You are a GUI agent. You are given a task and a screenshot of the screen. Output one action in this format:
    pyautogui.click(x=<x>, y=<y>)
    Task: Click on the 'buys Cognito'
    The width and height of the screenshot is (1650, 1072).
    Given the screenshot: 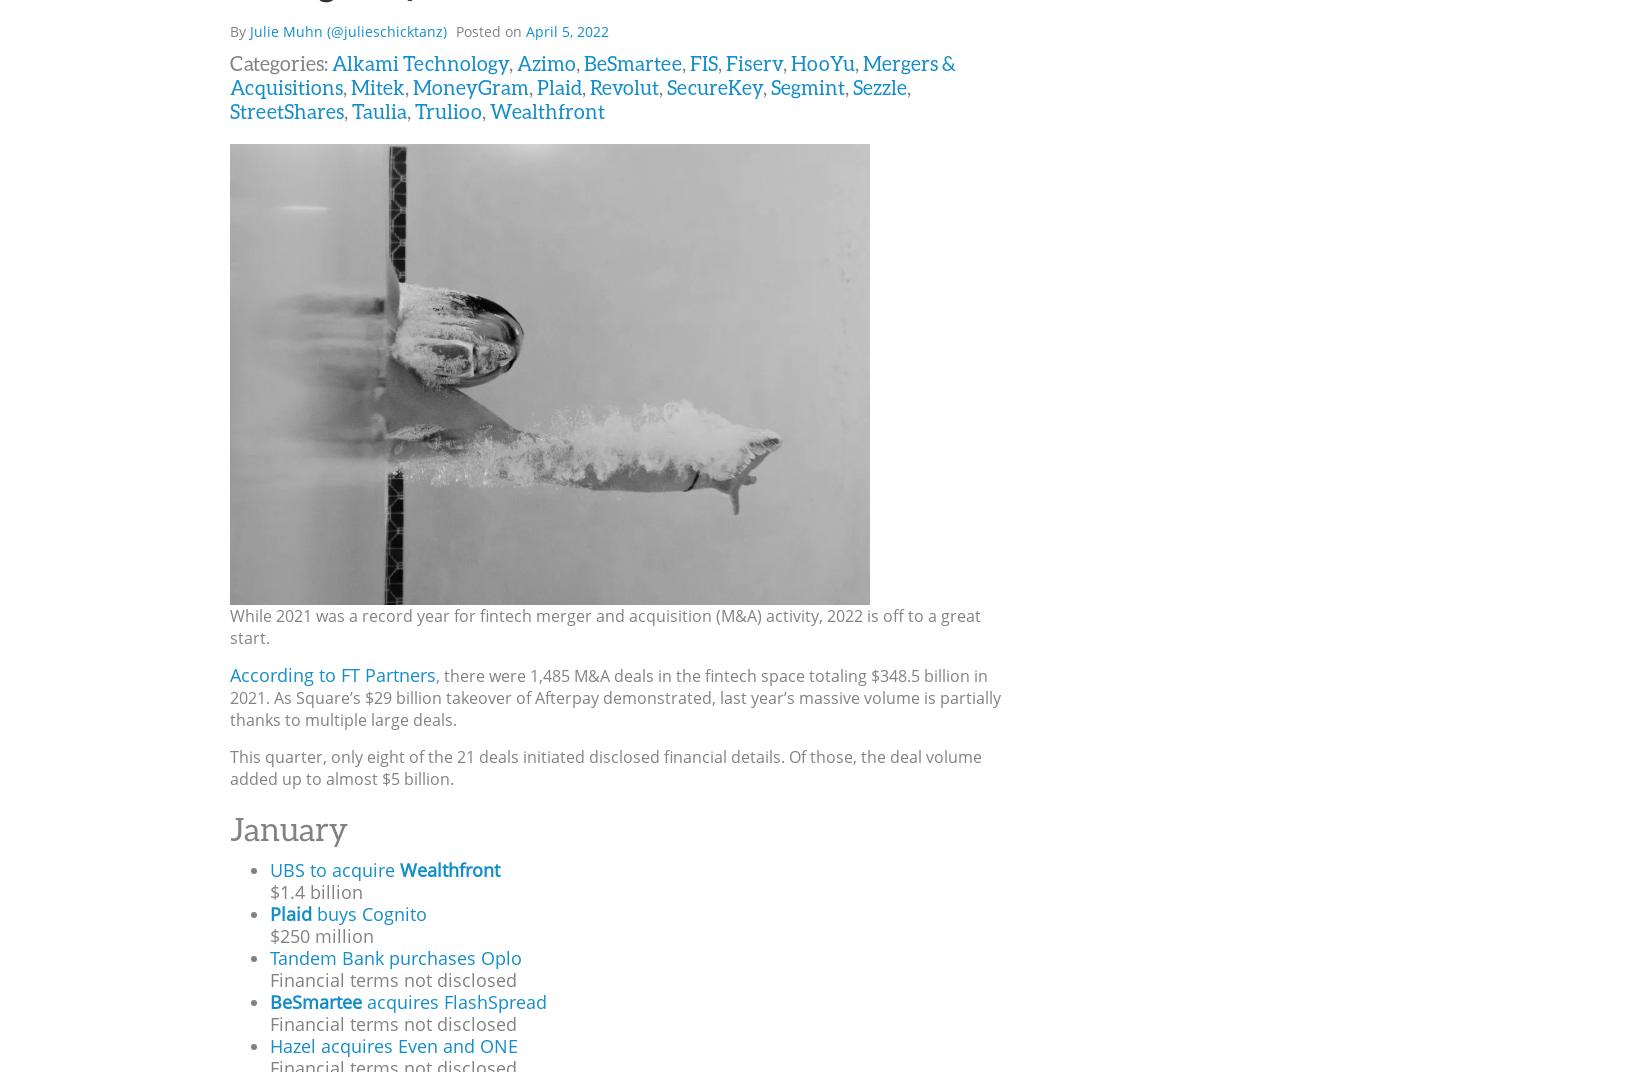 What is the action you would take?
    pyautogui.click(x=369, y=913)
    